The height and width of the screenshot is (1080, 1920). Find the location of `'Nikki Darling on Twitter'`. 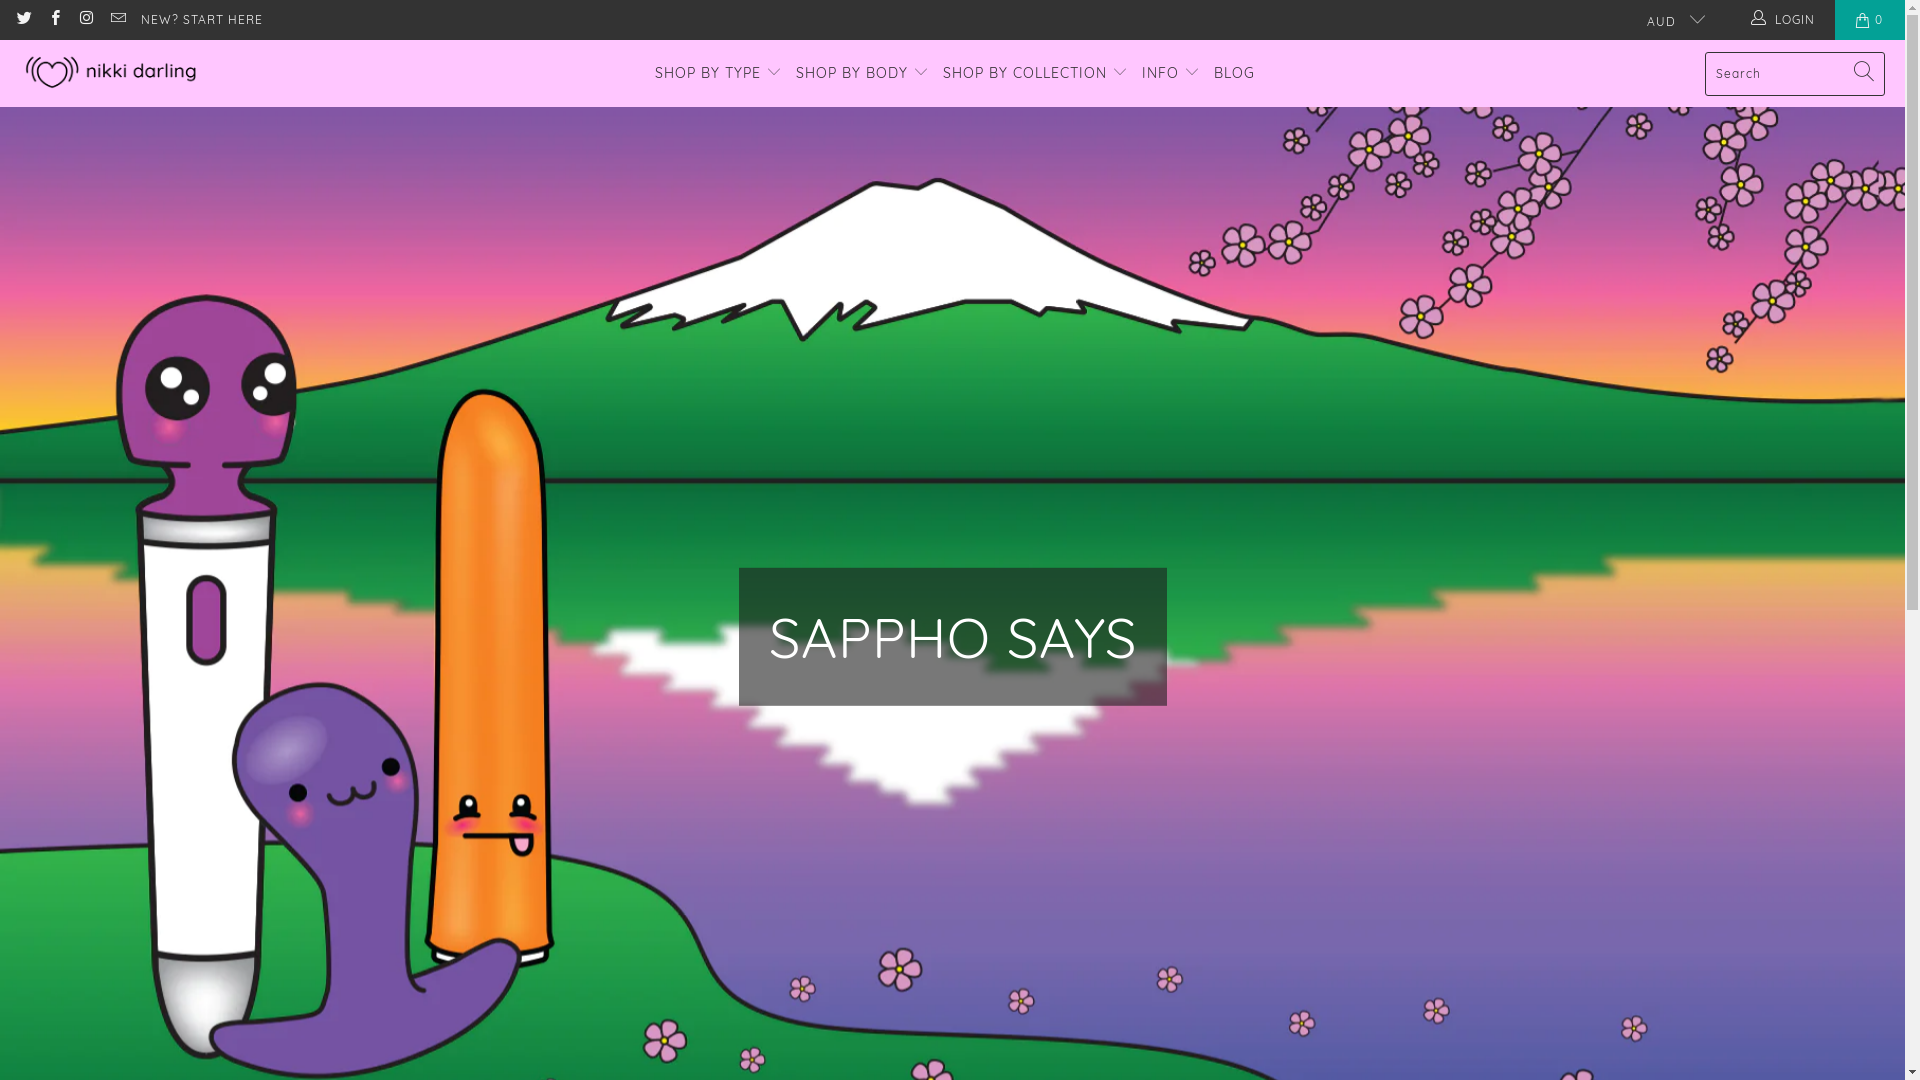

'Nikki Darling on Twitter' is located at coordinates (14, 19).